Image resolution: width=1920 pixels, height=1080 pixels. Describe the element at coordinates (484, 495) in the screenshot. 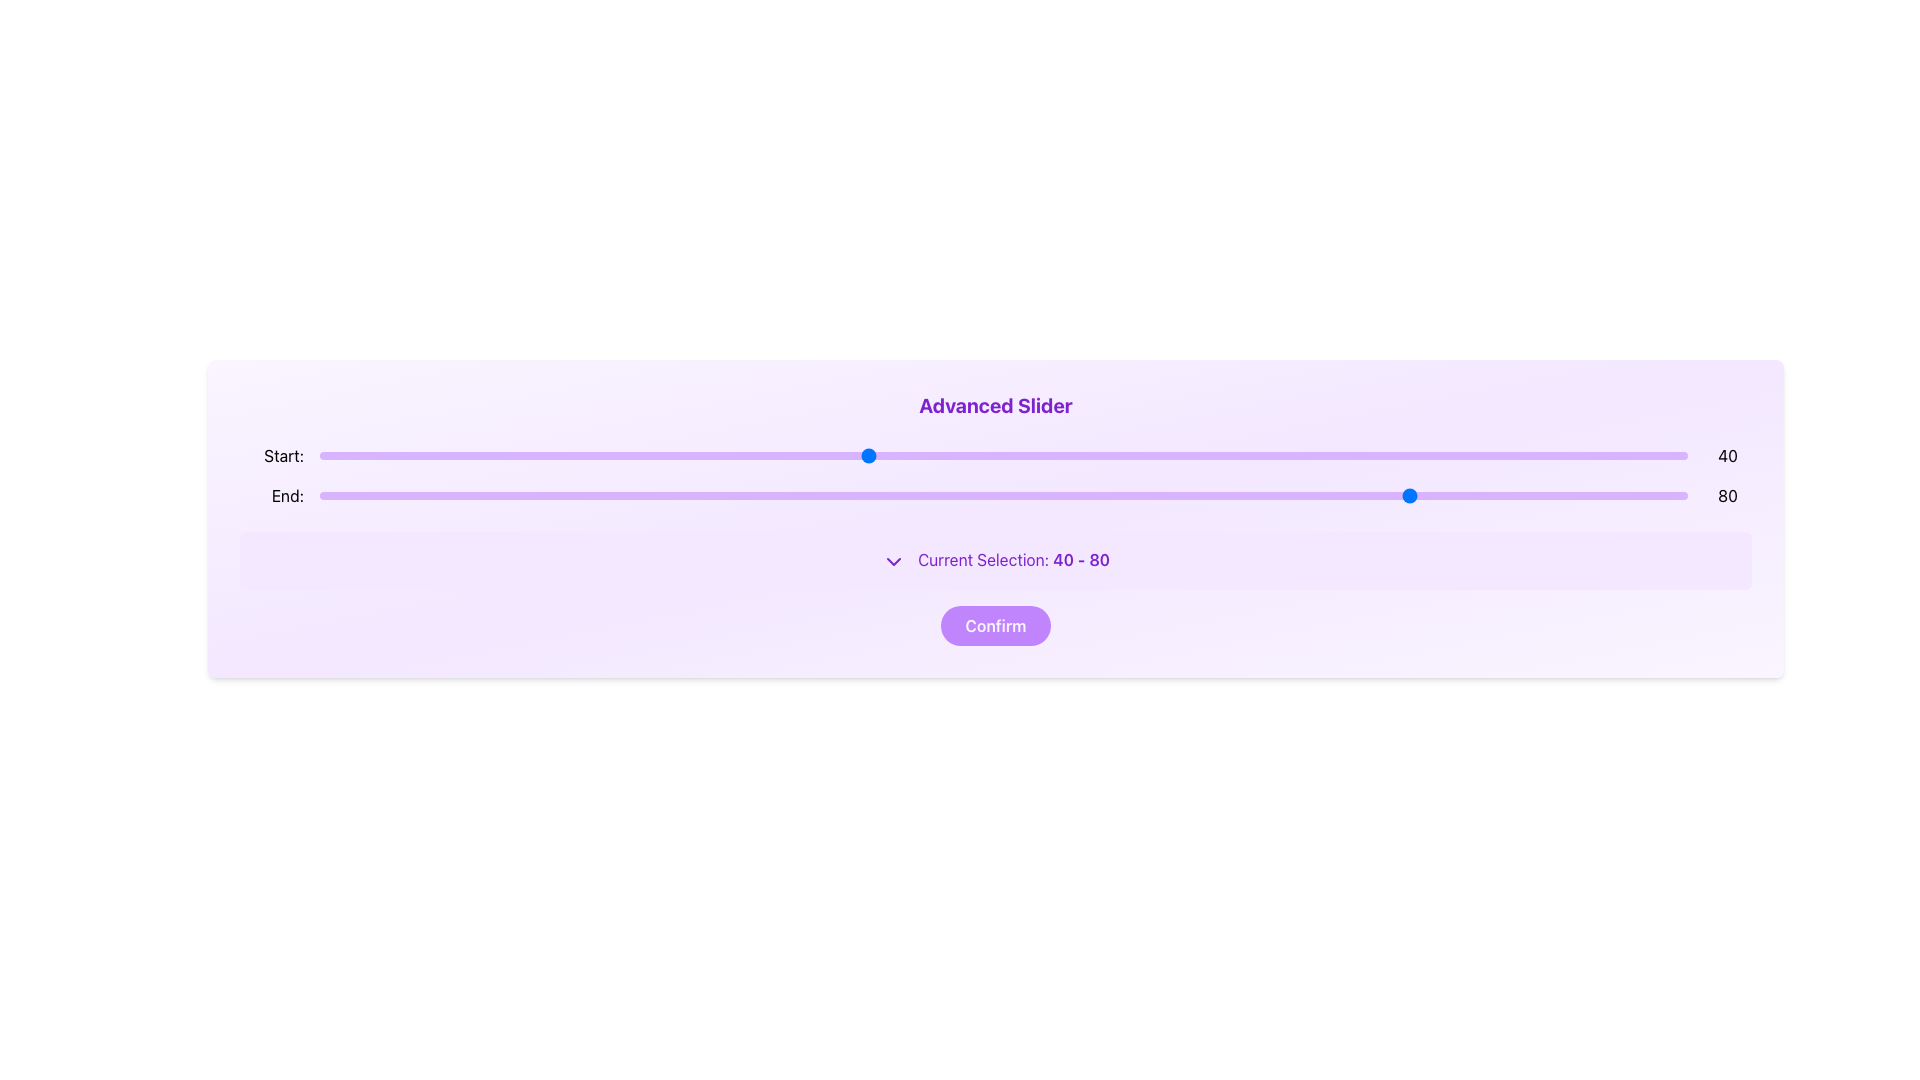

I see `the slider value` at that location.